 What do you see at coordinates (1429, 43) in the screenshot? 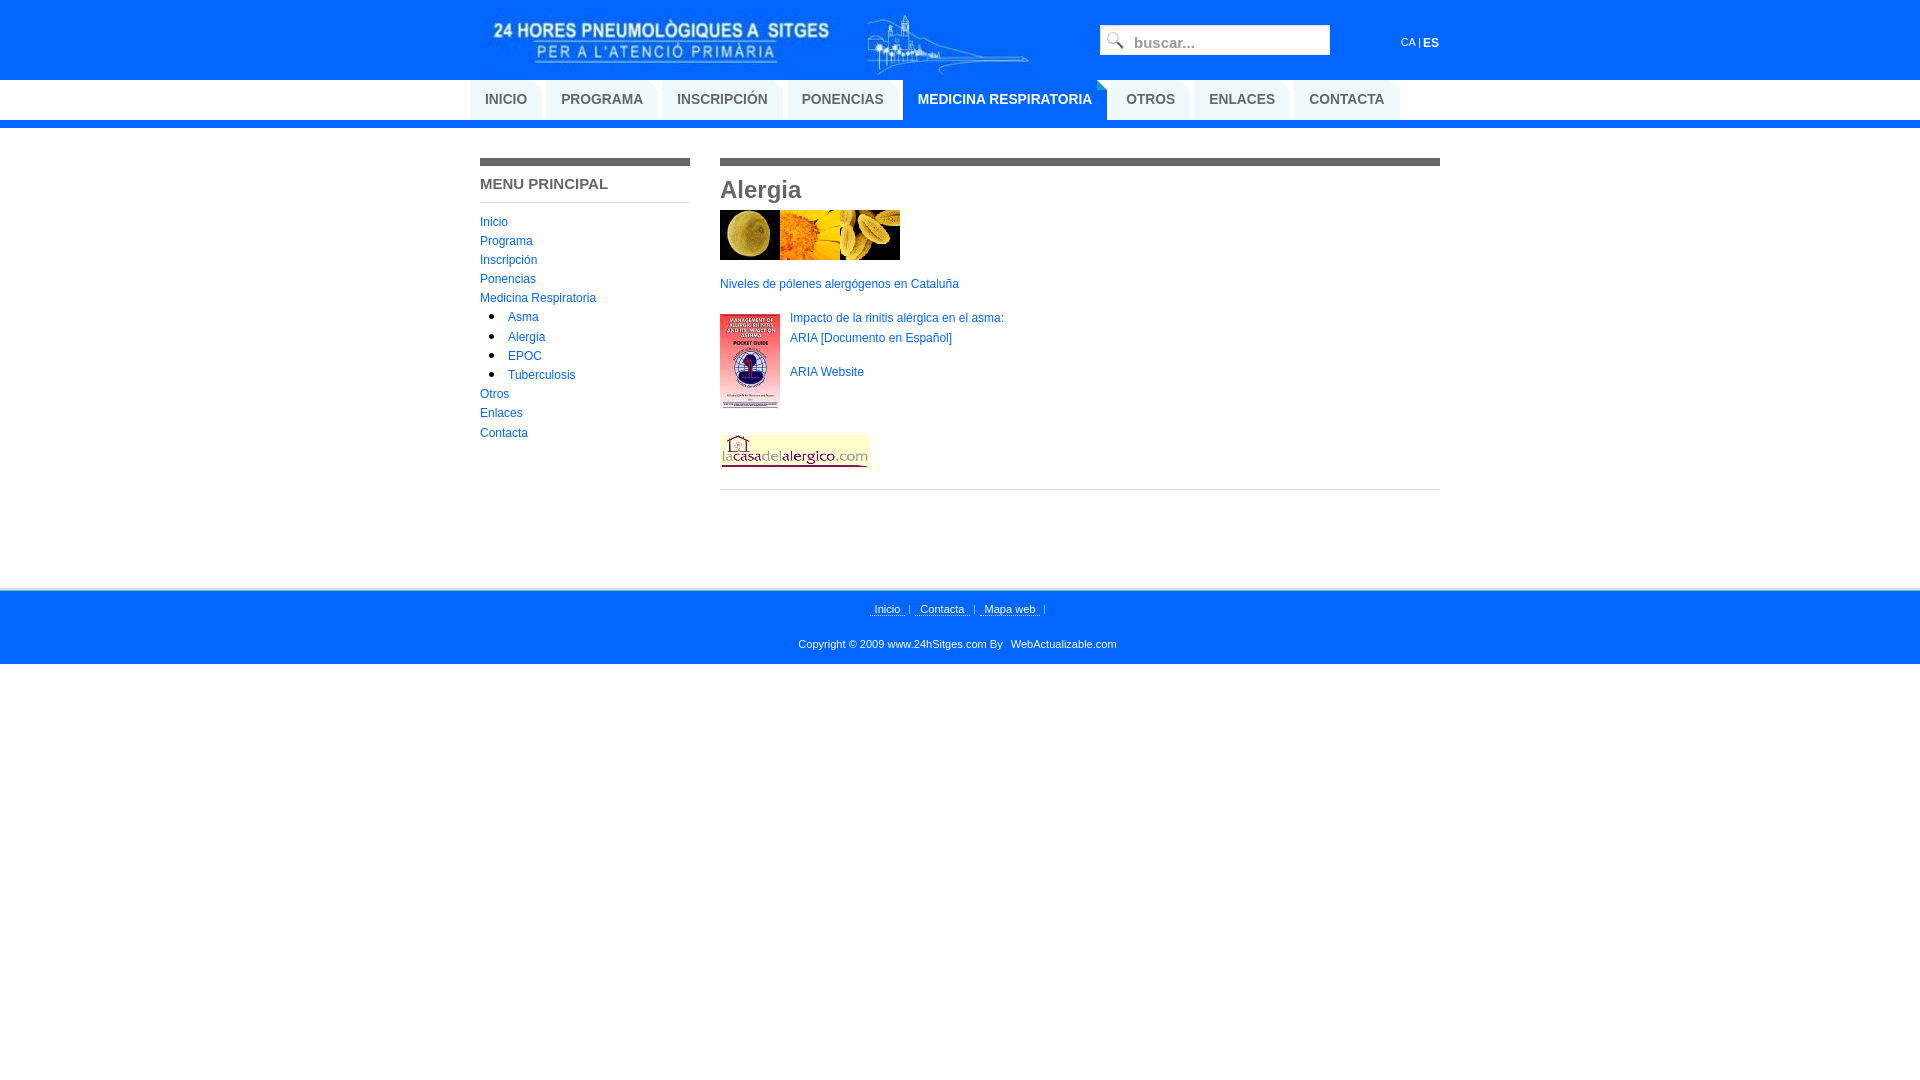
I see `'ES'` at bounding box center [1429, 43].